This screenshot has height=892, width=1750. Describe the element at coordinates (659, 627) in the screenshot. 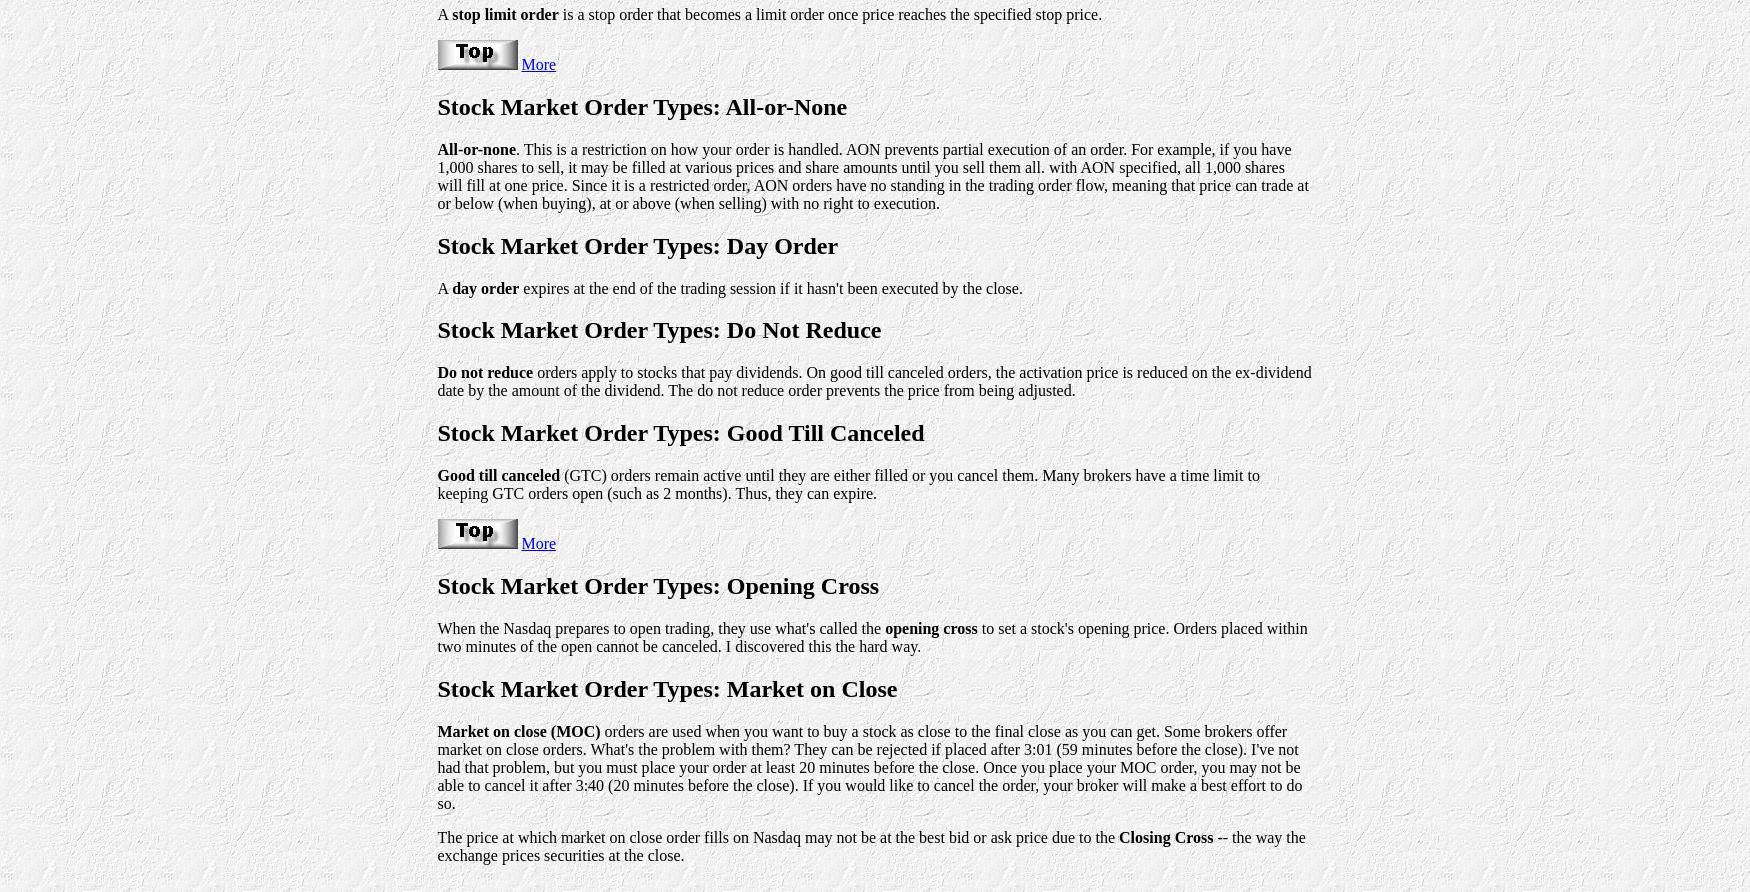

I see `'When the Nasdaq prepares to open trading, they use what's called the'` at that location.